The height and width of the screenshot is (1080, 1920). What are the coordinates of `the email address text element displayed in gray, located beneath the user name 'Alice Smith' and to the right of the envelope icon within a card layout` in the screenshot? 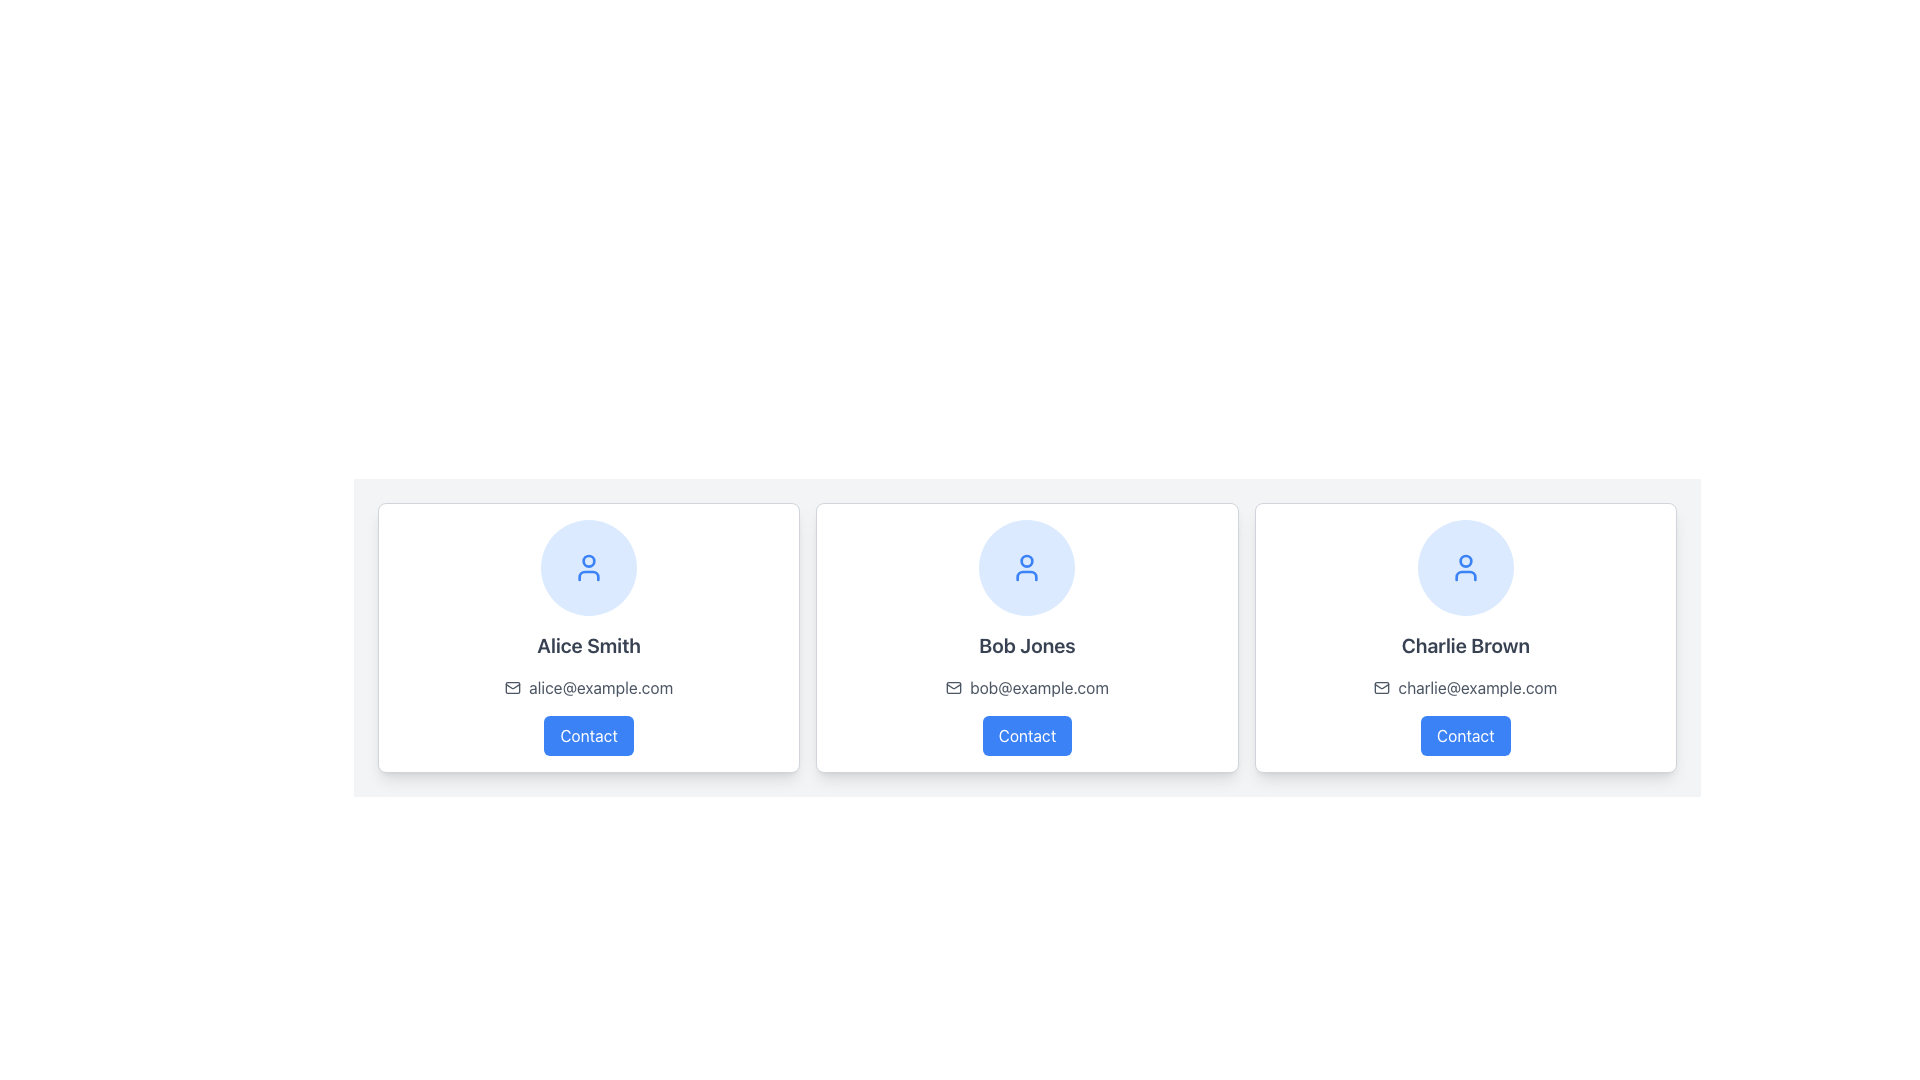 It's located at (600, 686).